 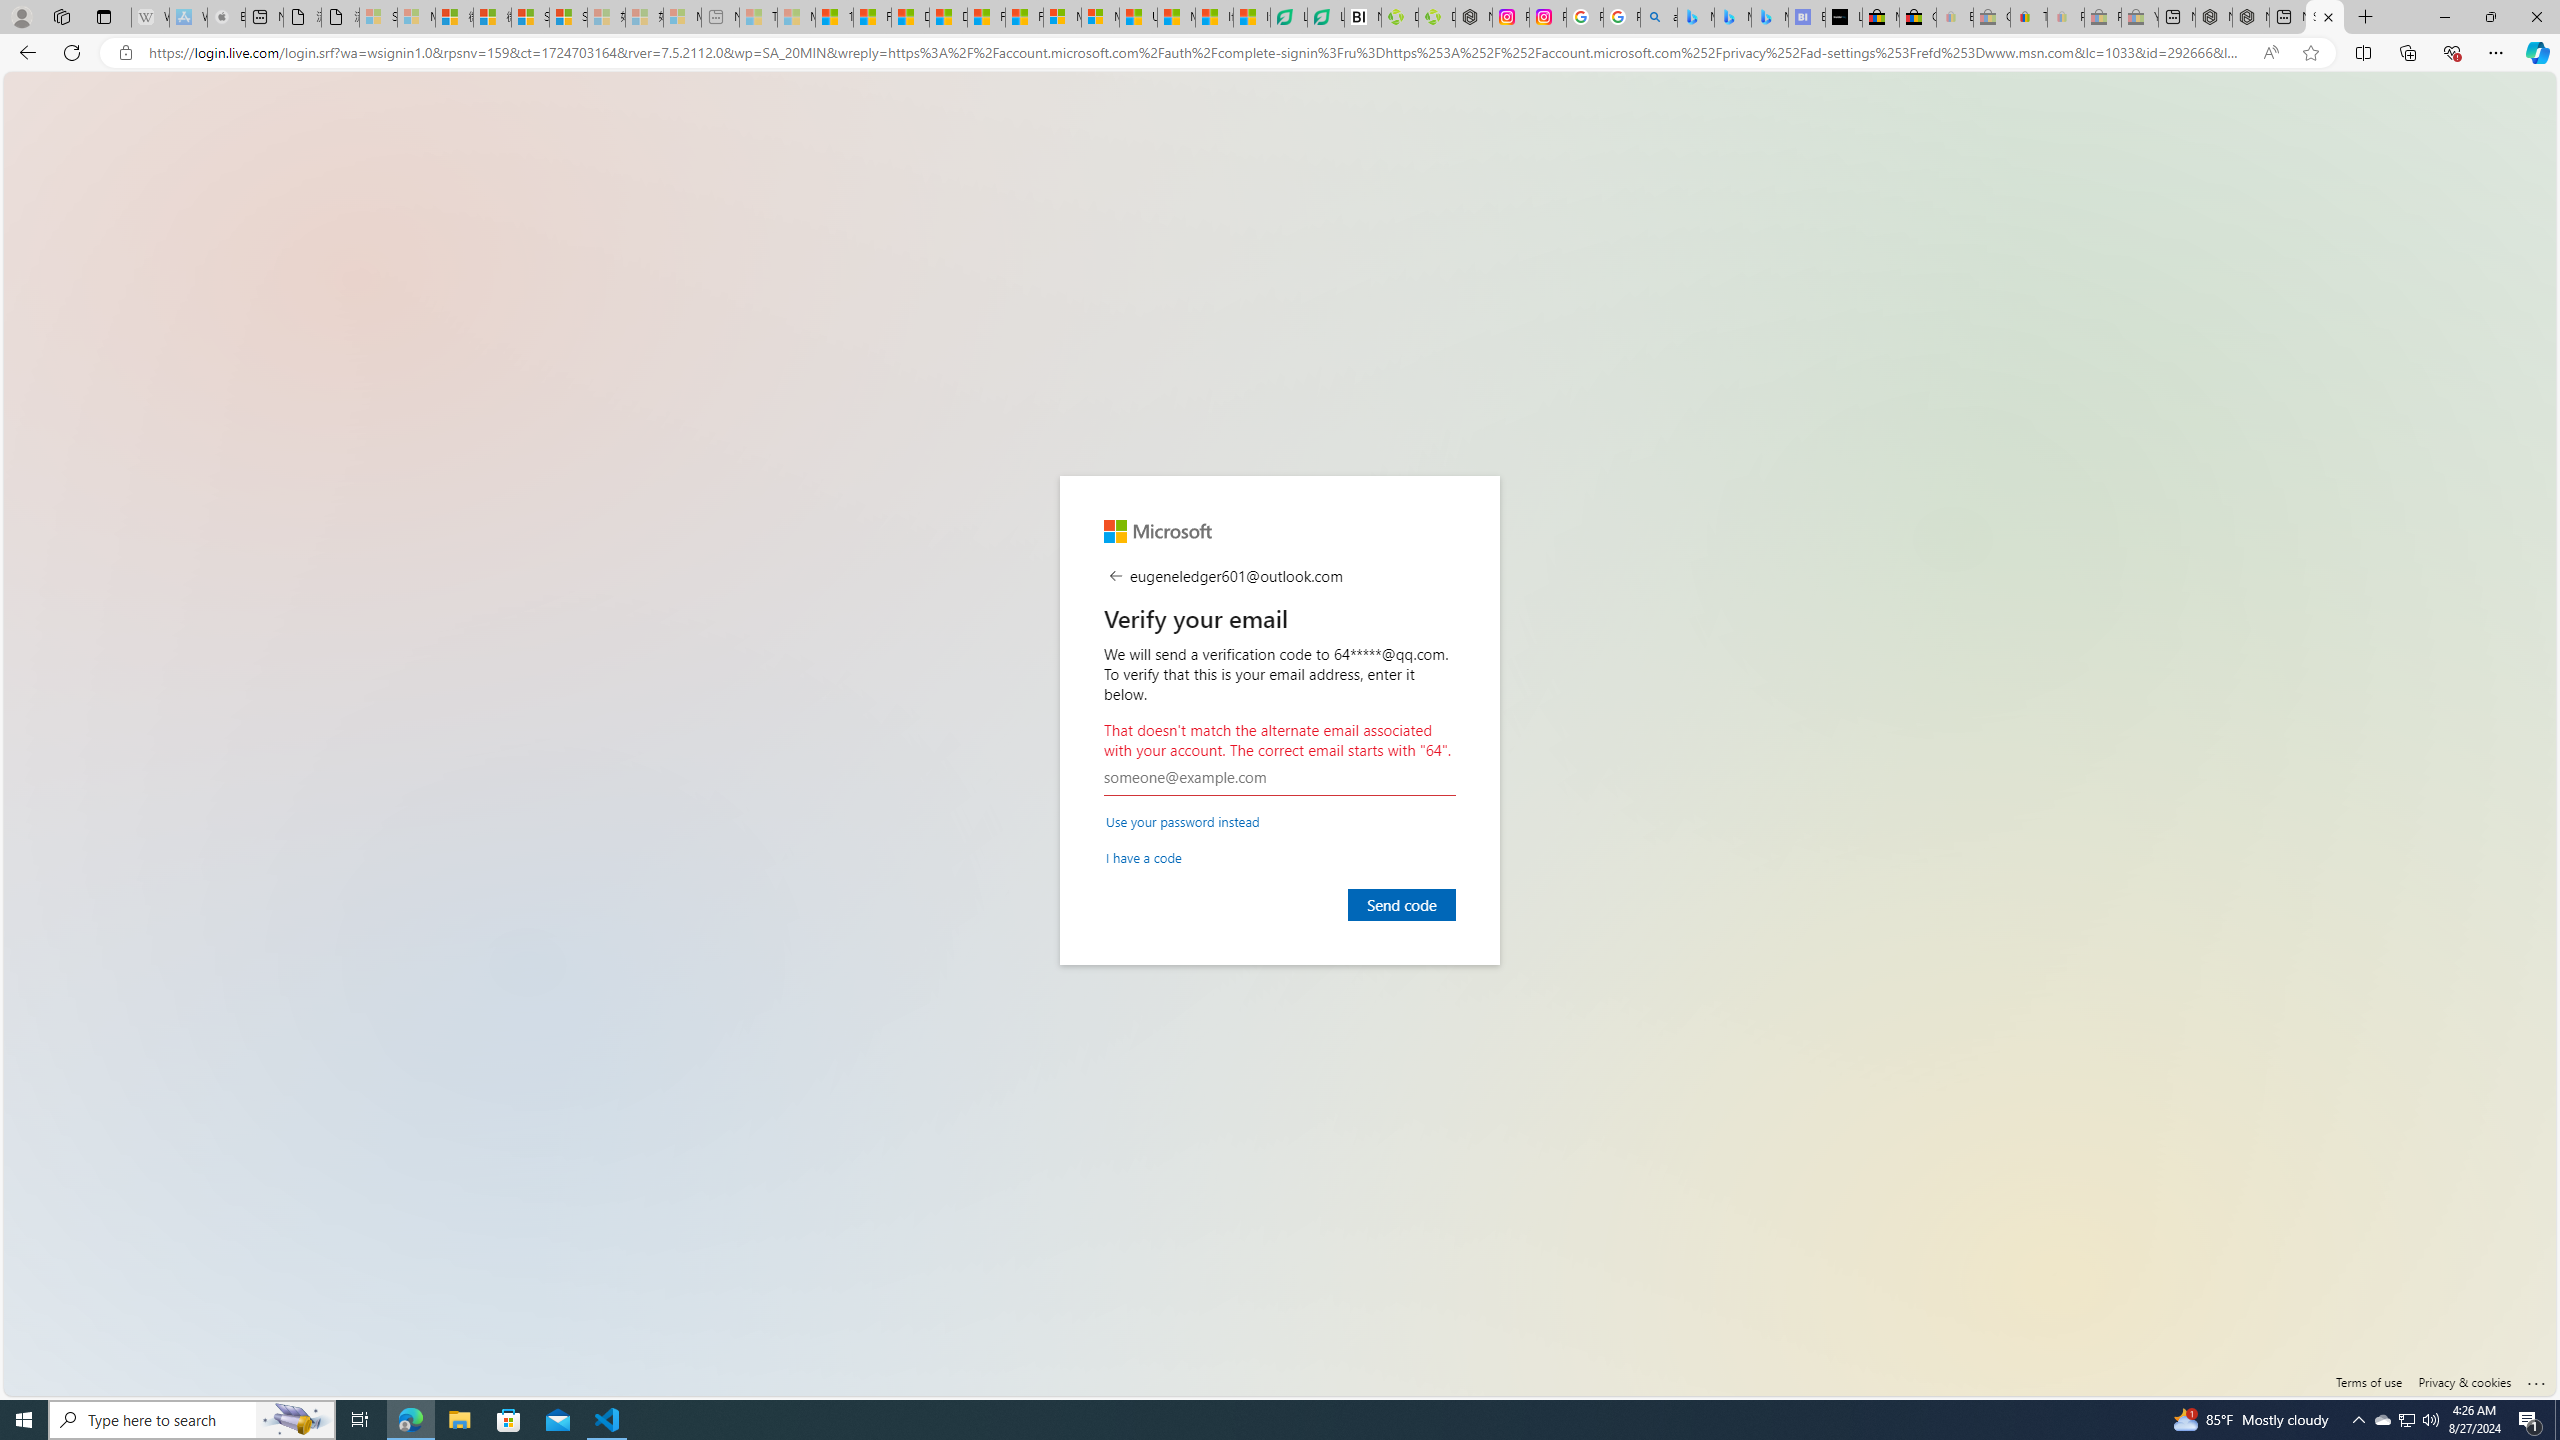 What do you see at coordinates (378, 16) in the screenshot?
I see `'Sign in to your Microsoft account - Sleeping'` at bounding box center [378, 16].